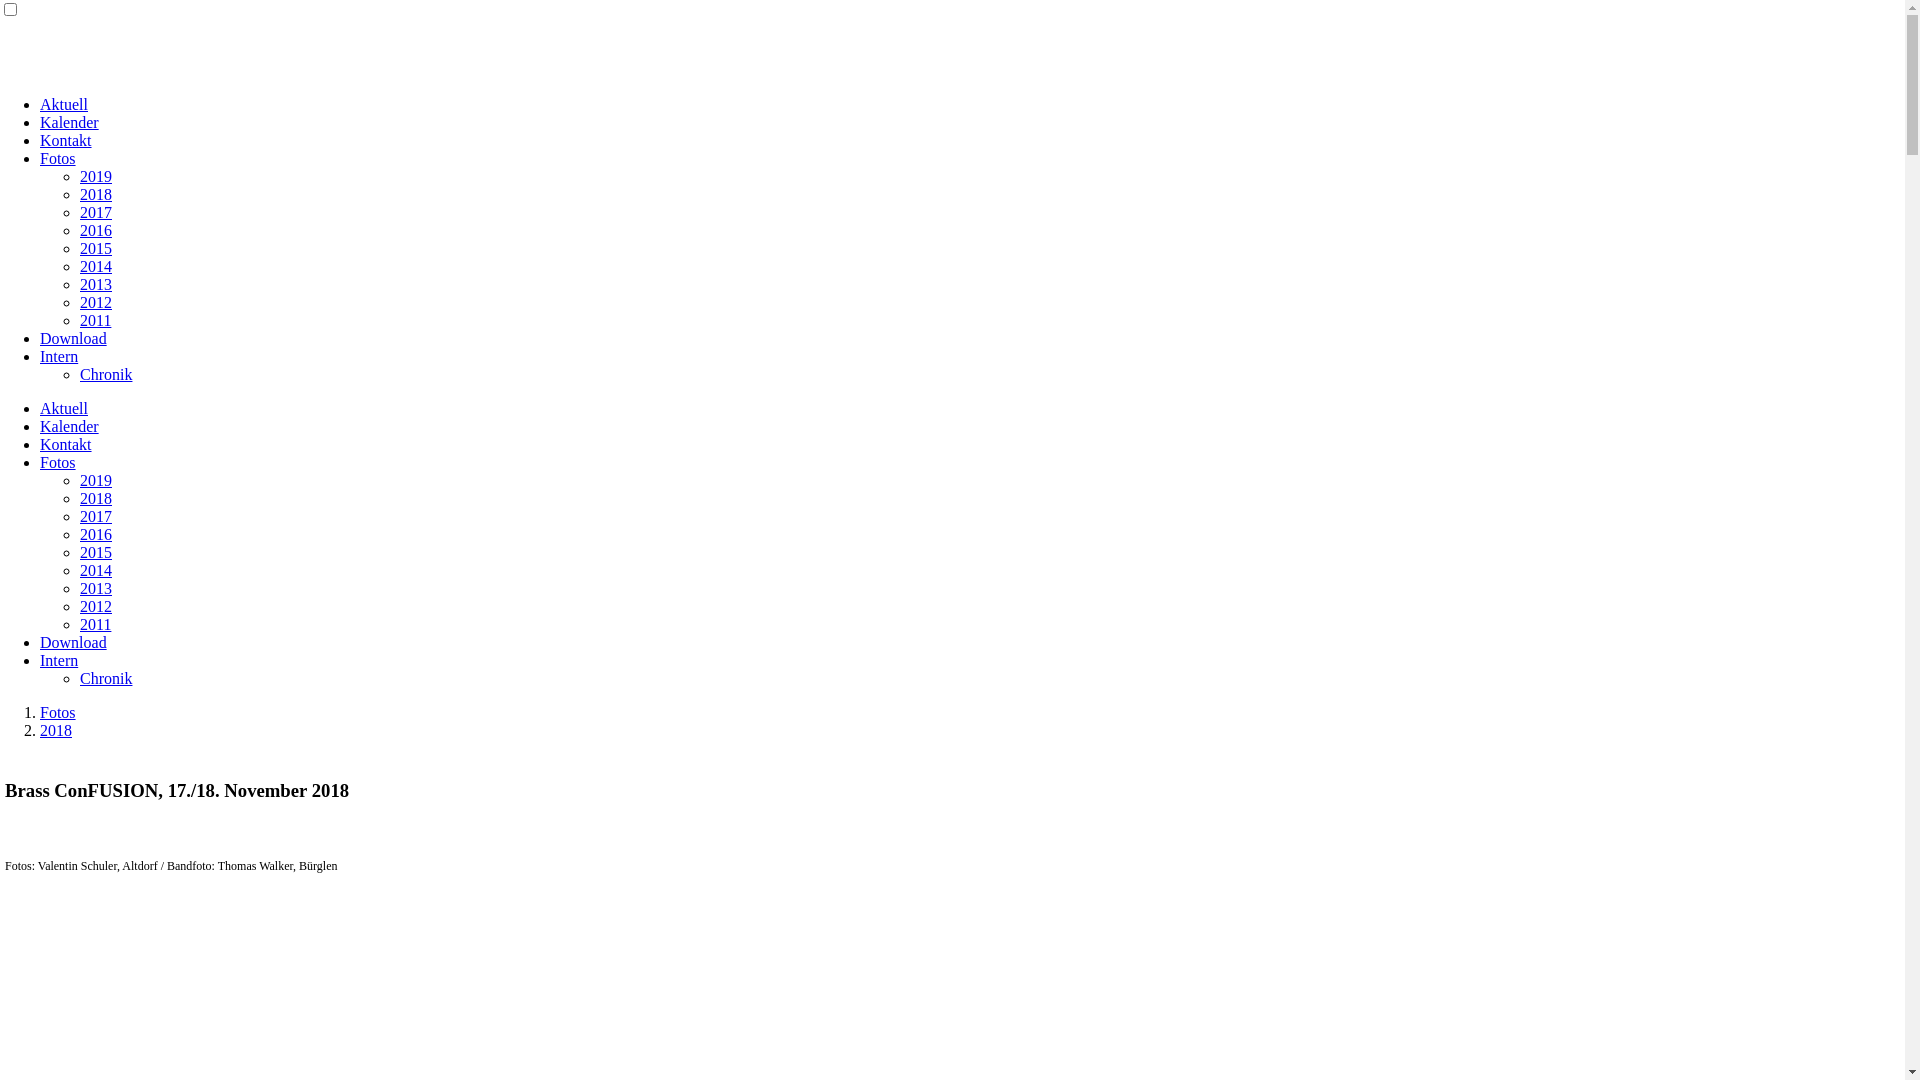 This screenshot has width=1920, height=1080. I want to click on 'Aktuell', so click(63, 407).